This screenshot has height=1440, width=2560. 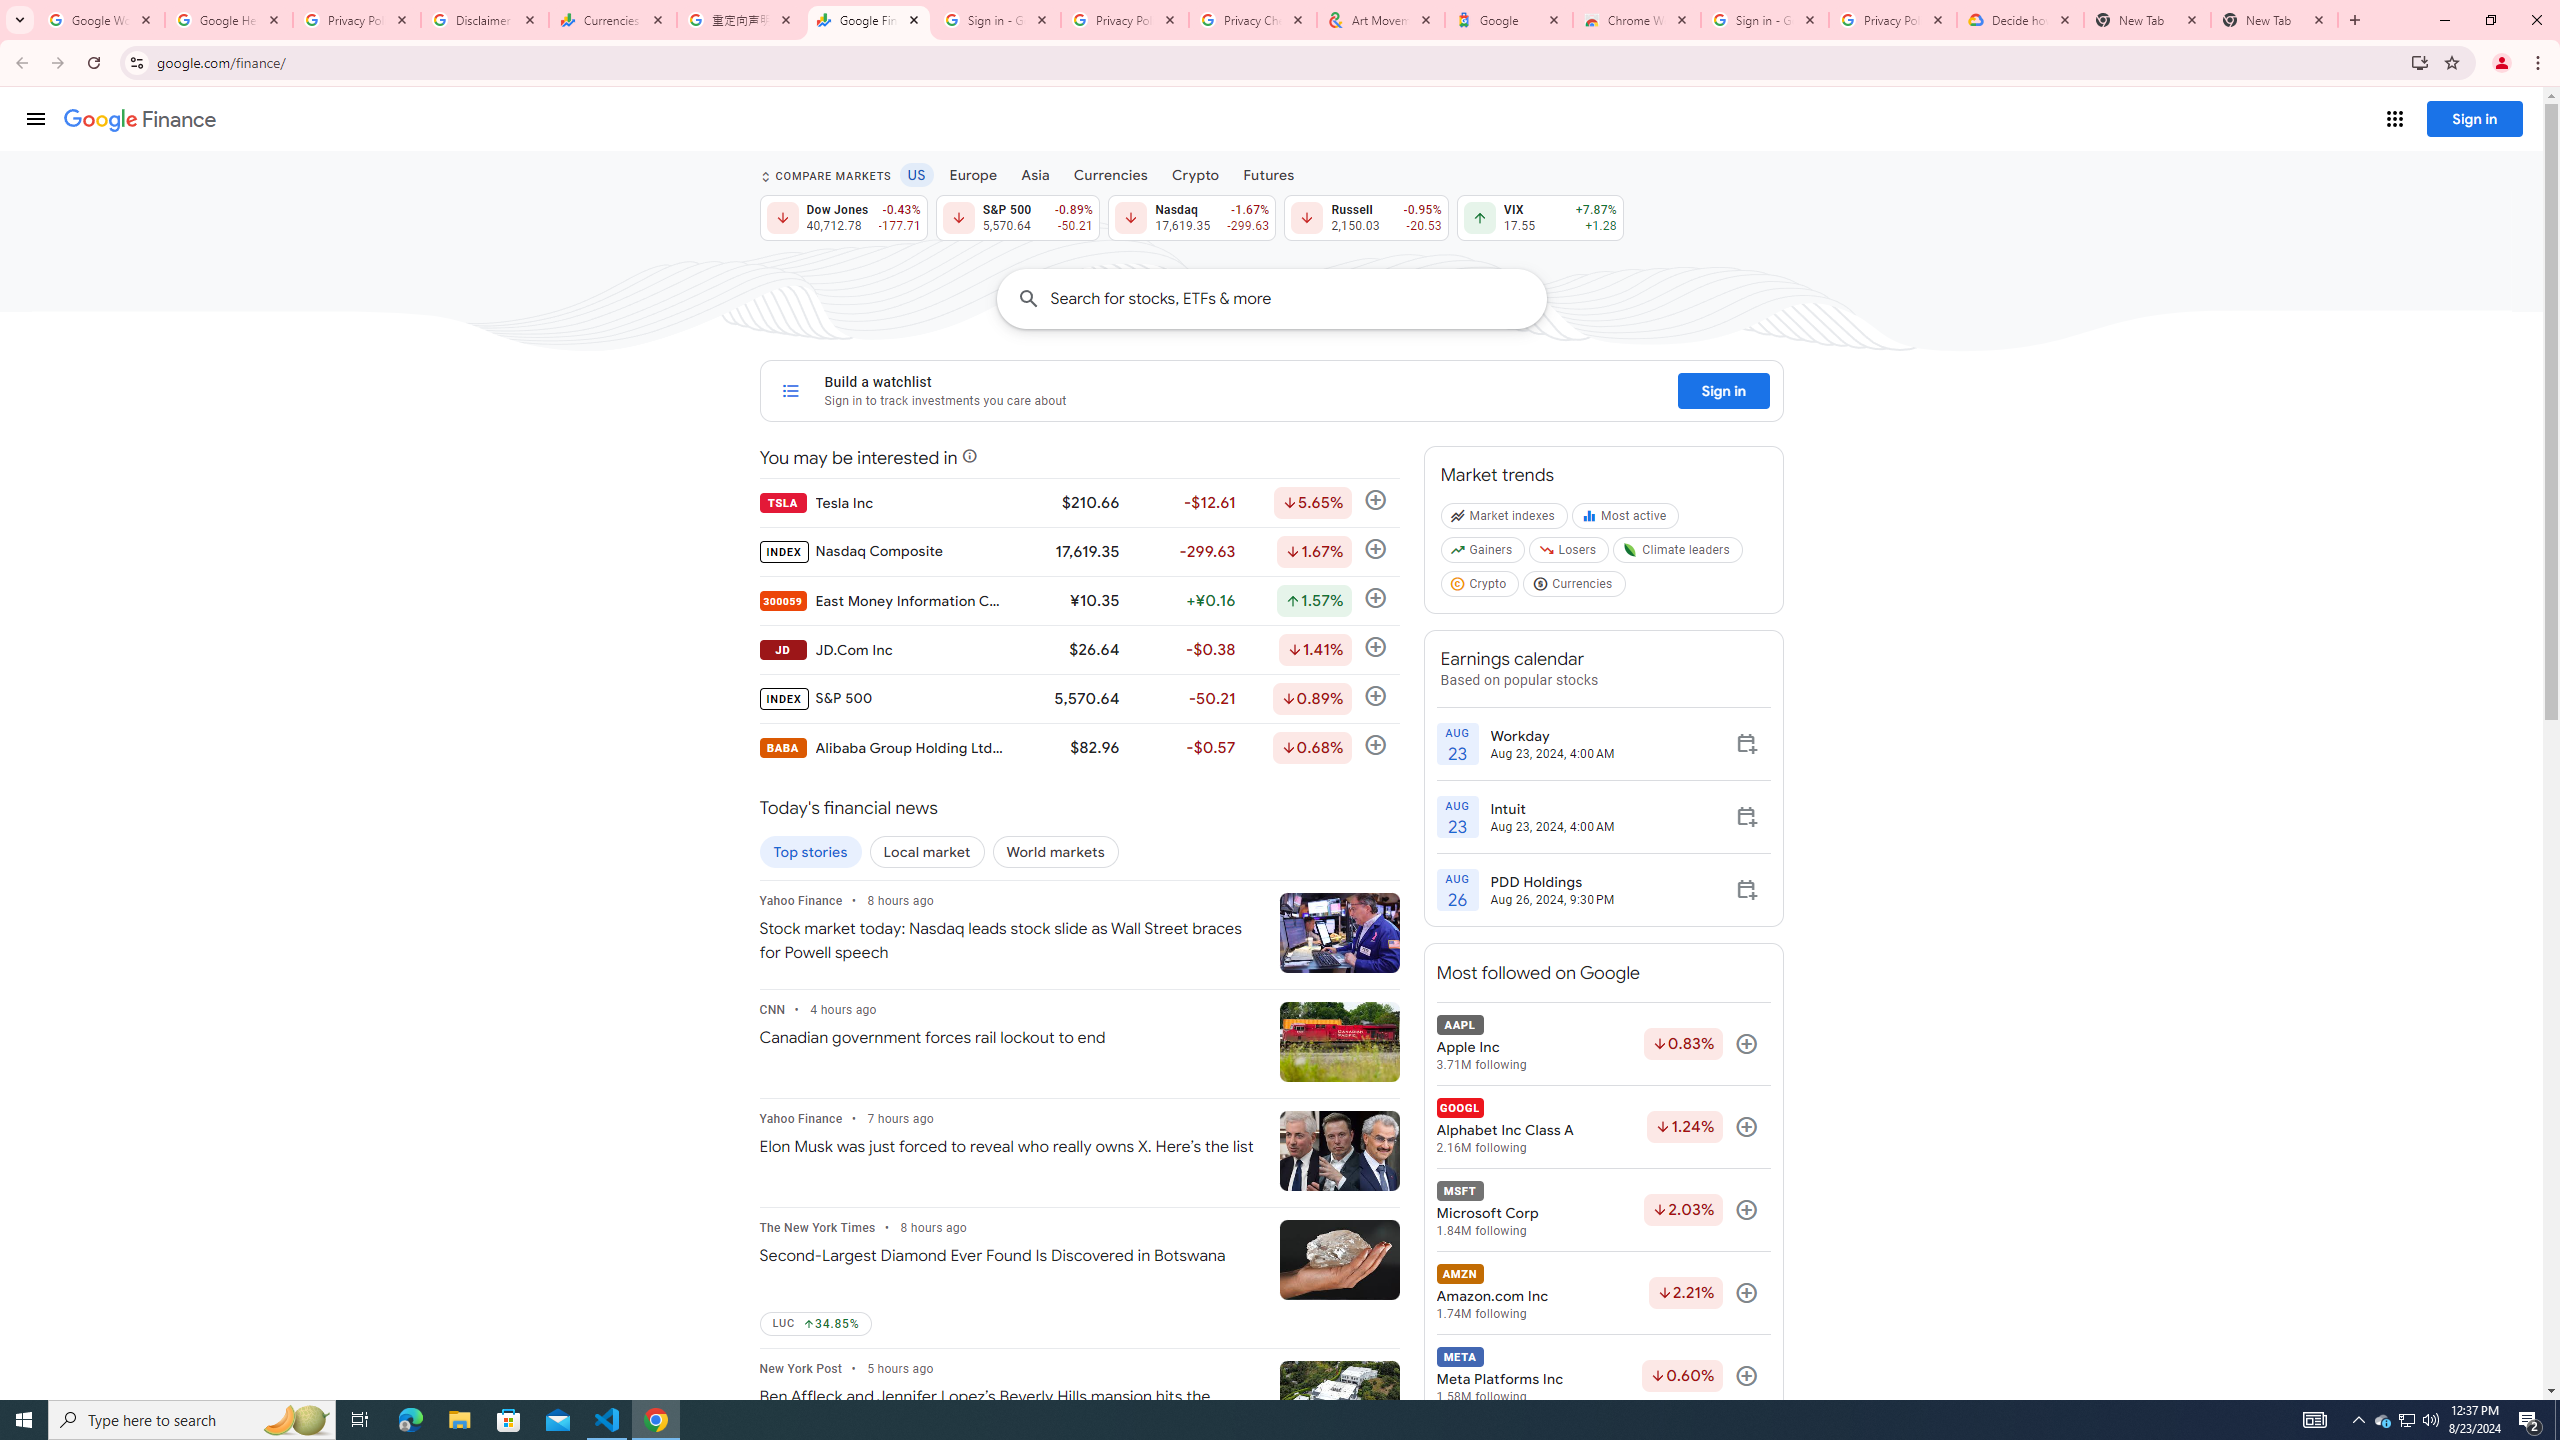 I want to click on 'META Meta Platforms Inc 1.58M following Down by 0.60% Follow', so click(x=1602, y=1375).